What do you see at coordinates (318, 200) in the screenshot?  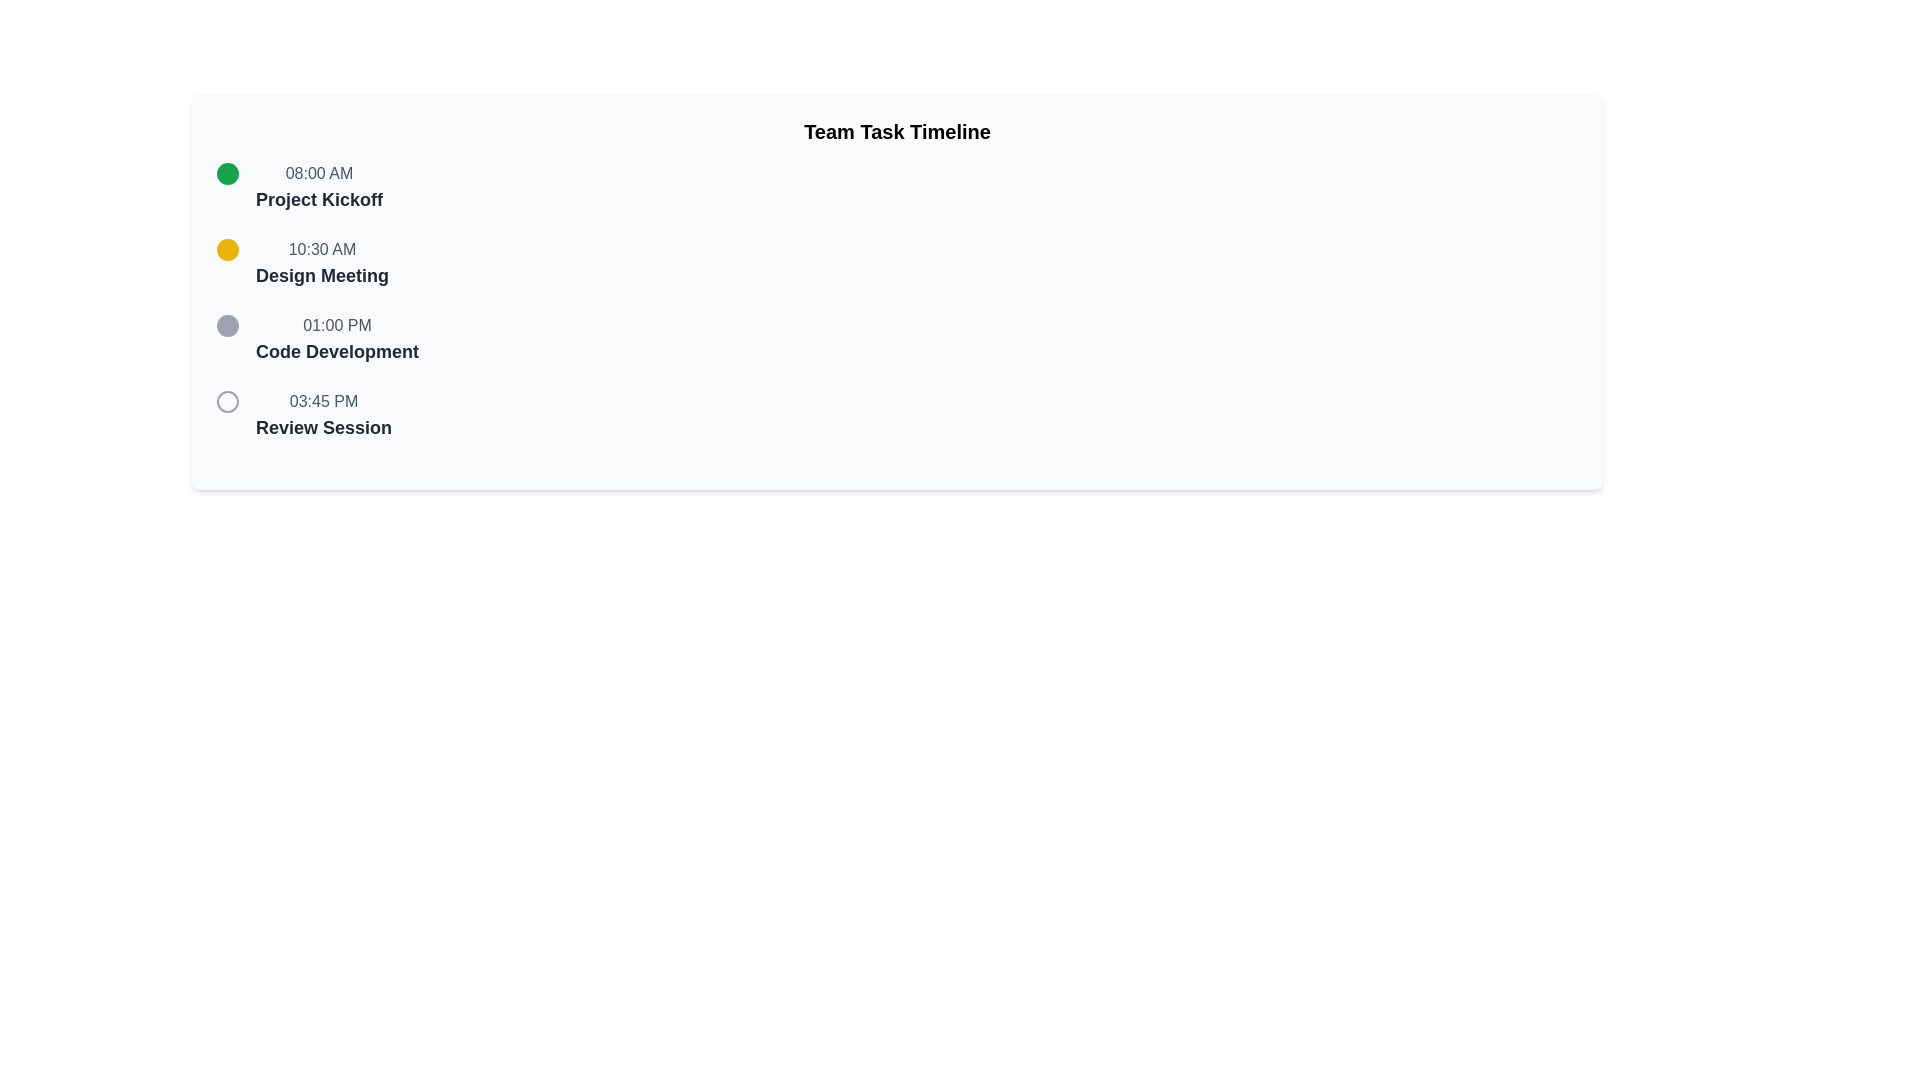 I see `the text label displaying 'Project Kickoff', which is a bold dark gray text located directly below the time marker '08:00 AM' in a vertically aligned timeline layout` at bounding box center [318, 200].